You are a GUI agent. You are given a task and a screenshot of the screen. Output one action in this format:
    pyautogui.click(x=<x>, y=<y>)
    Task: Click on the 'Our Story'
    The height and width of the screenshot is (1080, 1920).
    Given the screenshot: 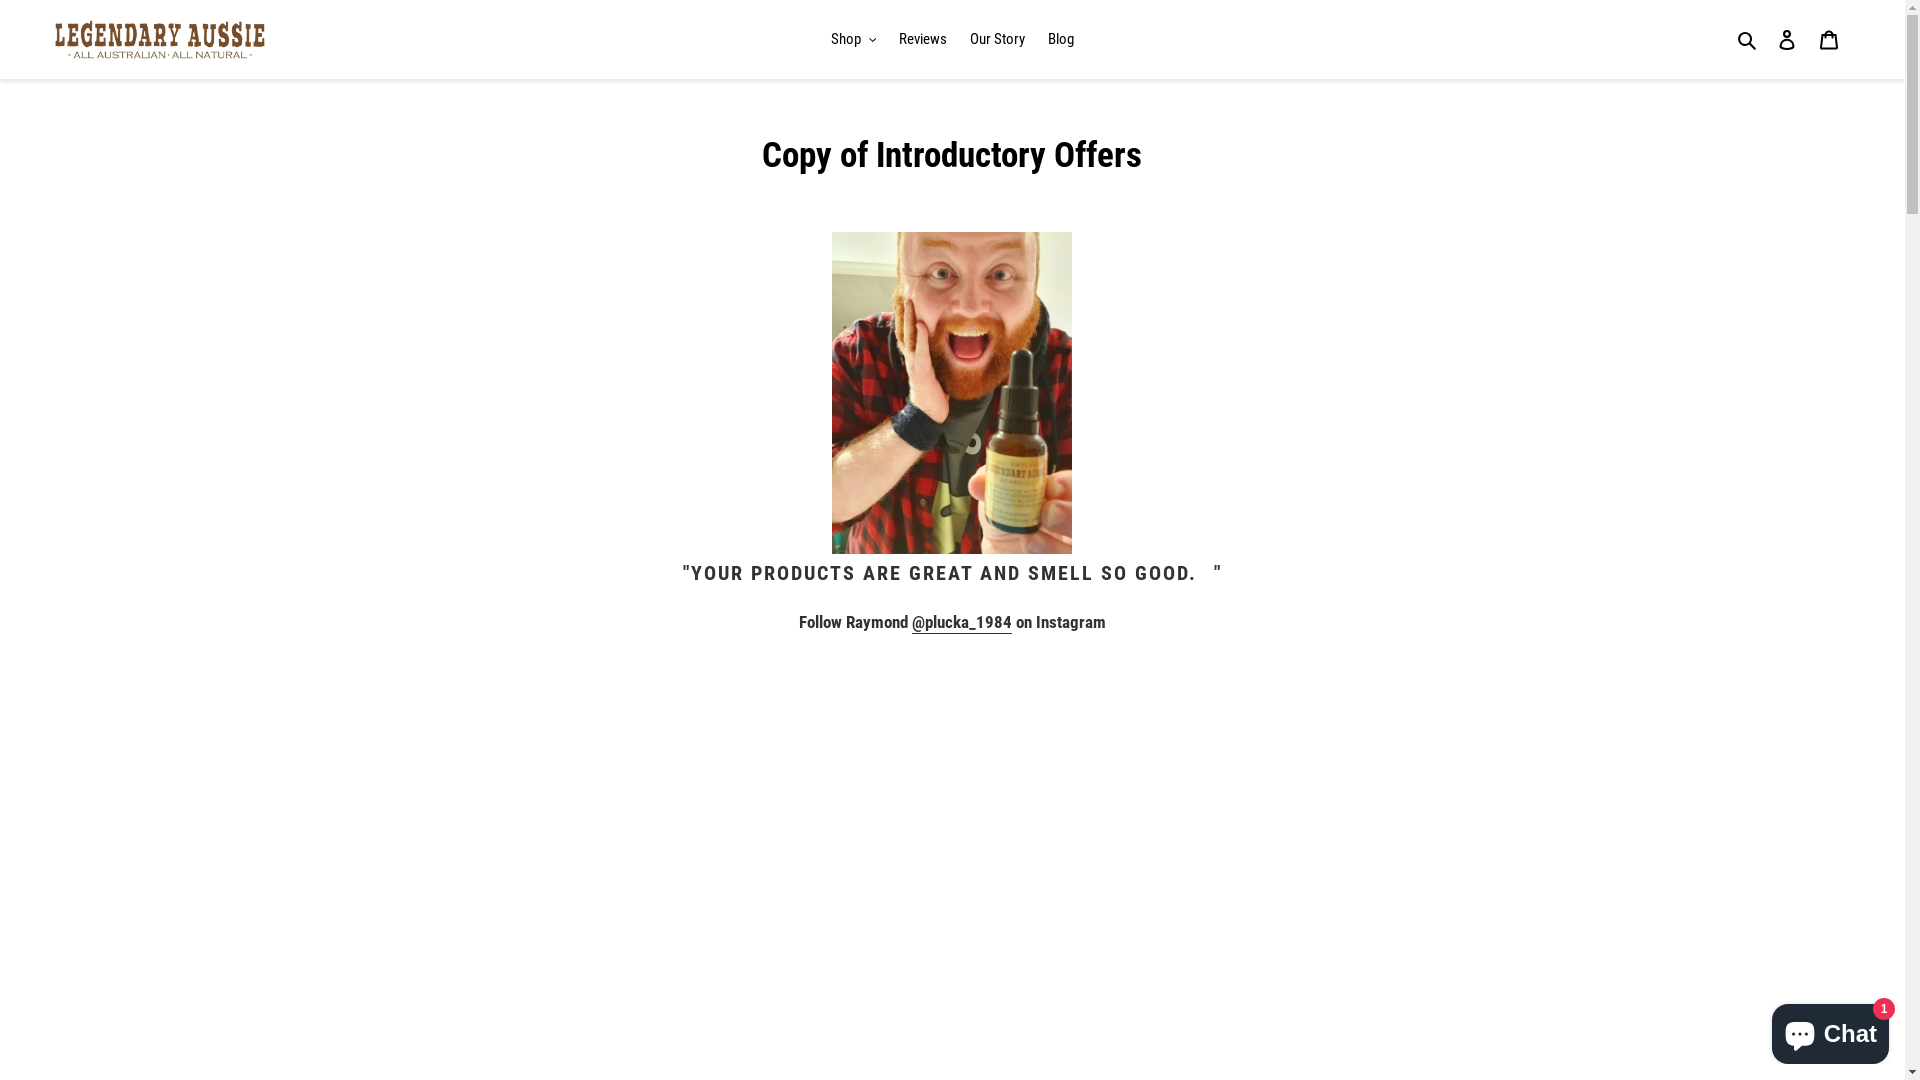 What is the action you would take?
    pyautogui.click(x=960, y=39)
    